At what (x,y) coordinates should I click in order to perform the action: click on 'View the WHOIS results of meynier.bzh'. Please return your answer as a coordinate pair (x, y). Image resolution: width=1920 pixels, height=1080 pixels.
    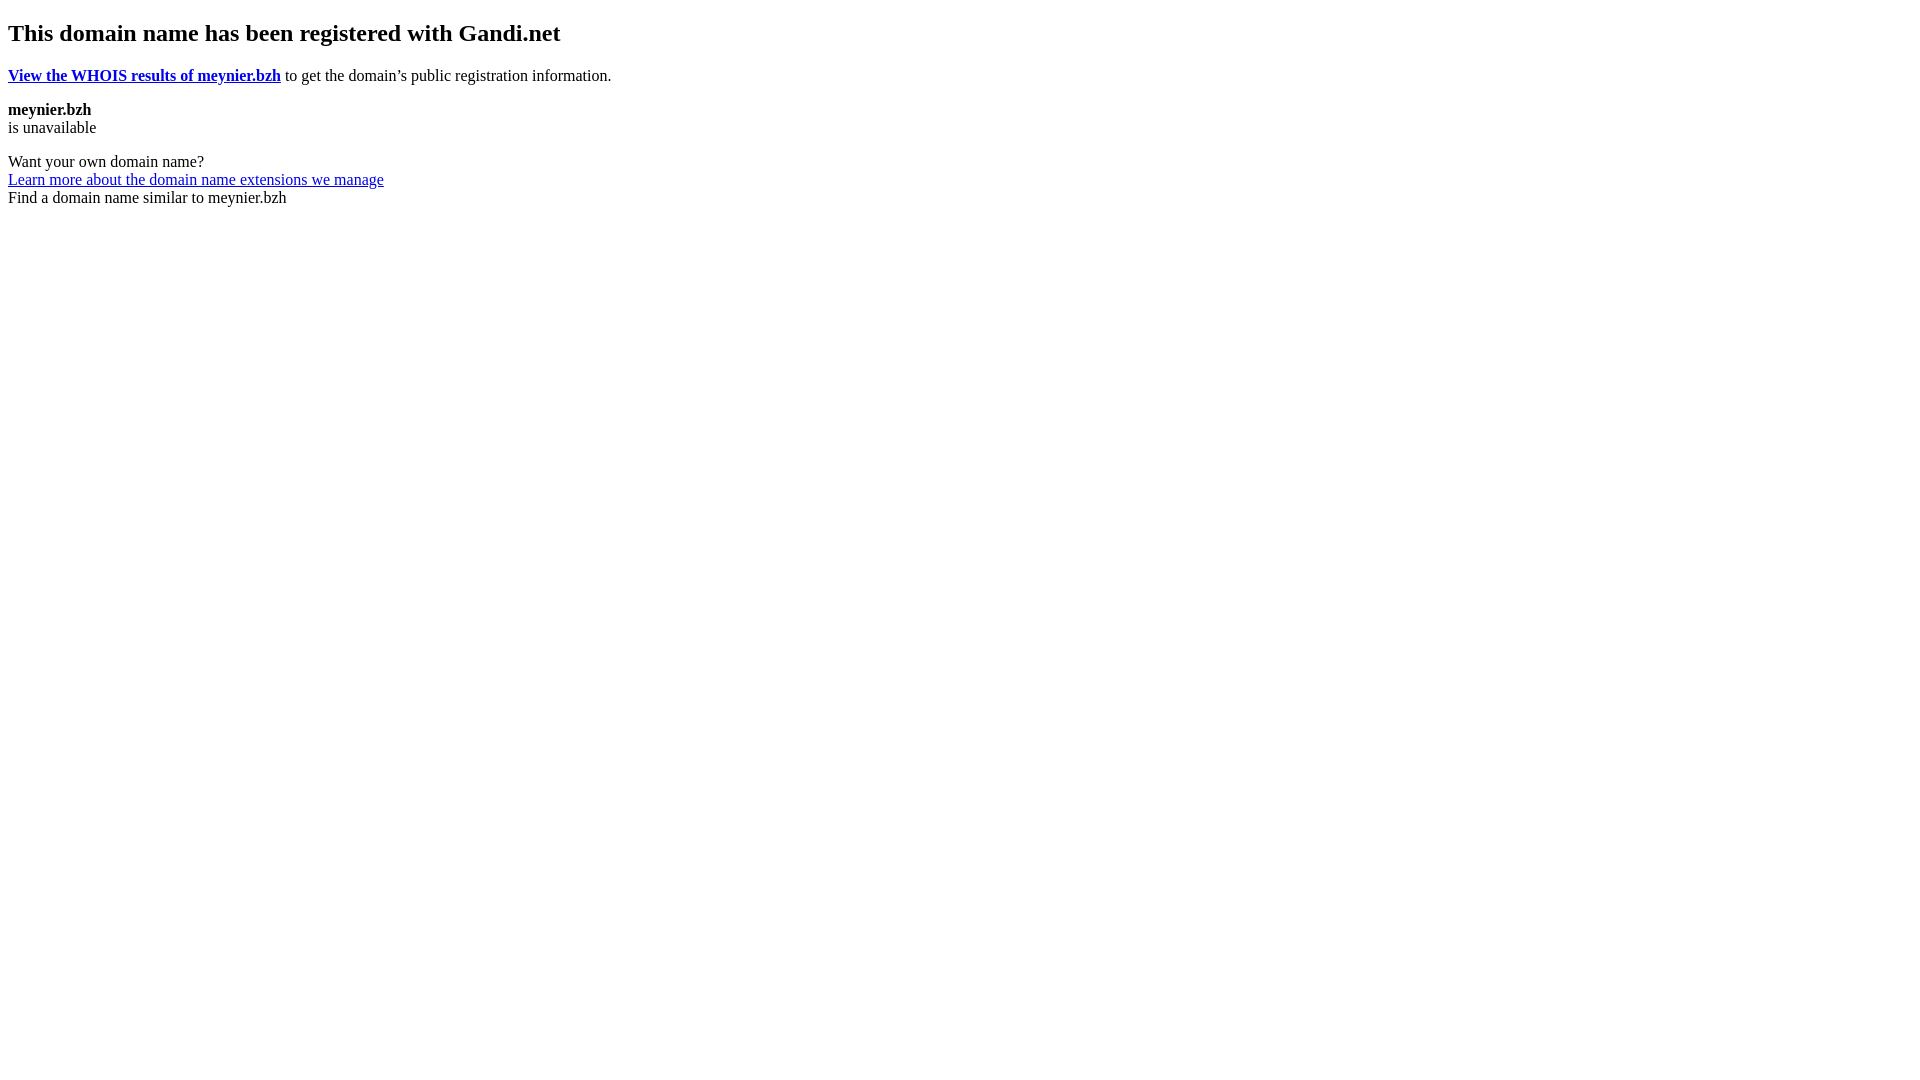
    Looking at the image, I should click on (8, 74).